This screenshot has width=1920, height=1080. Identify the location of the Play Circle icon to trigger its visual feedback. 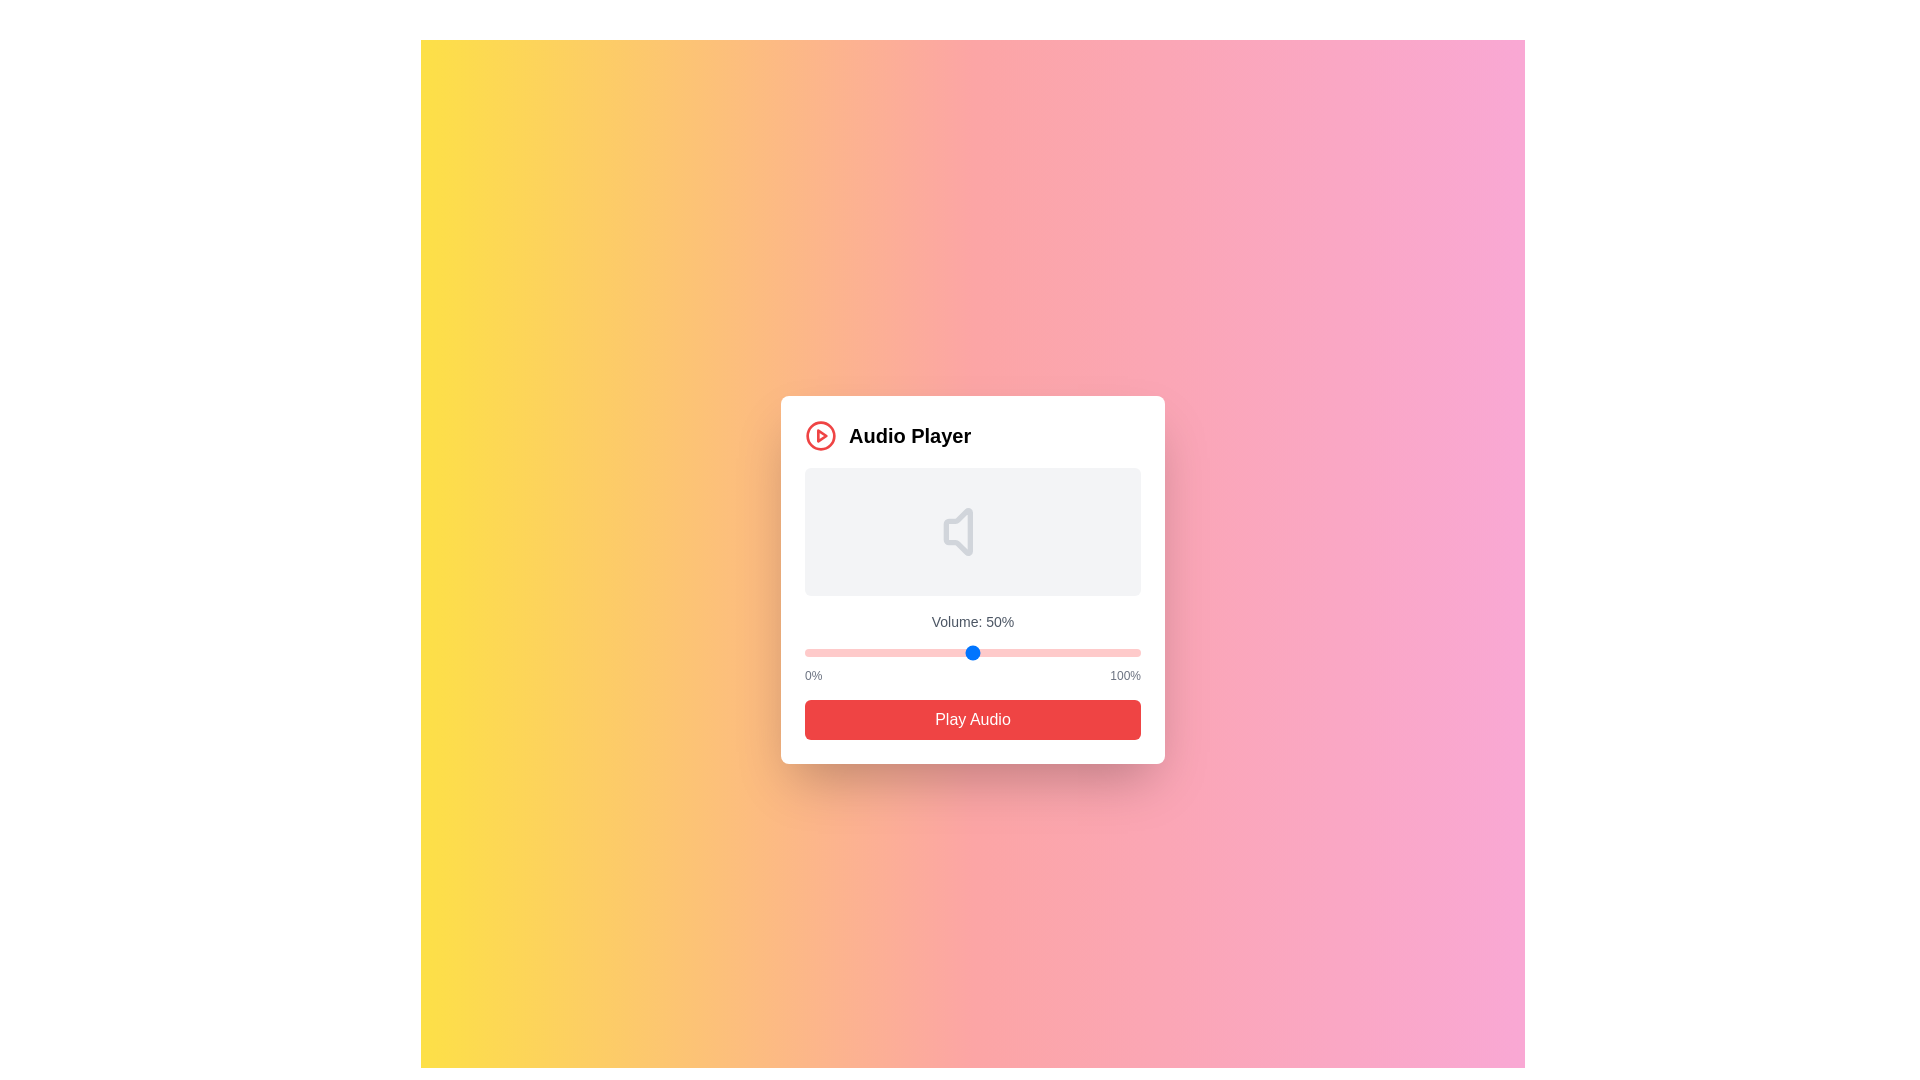
(820, 434).